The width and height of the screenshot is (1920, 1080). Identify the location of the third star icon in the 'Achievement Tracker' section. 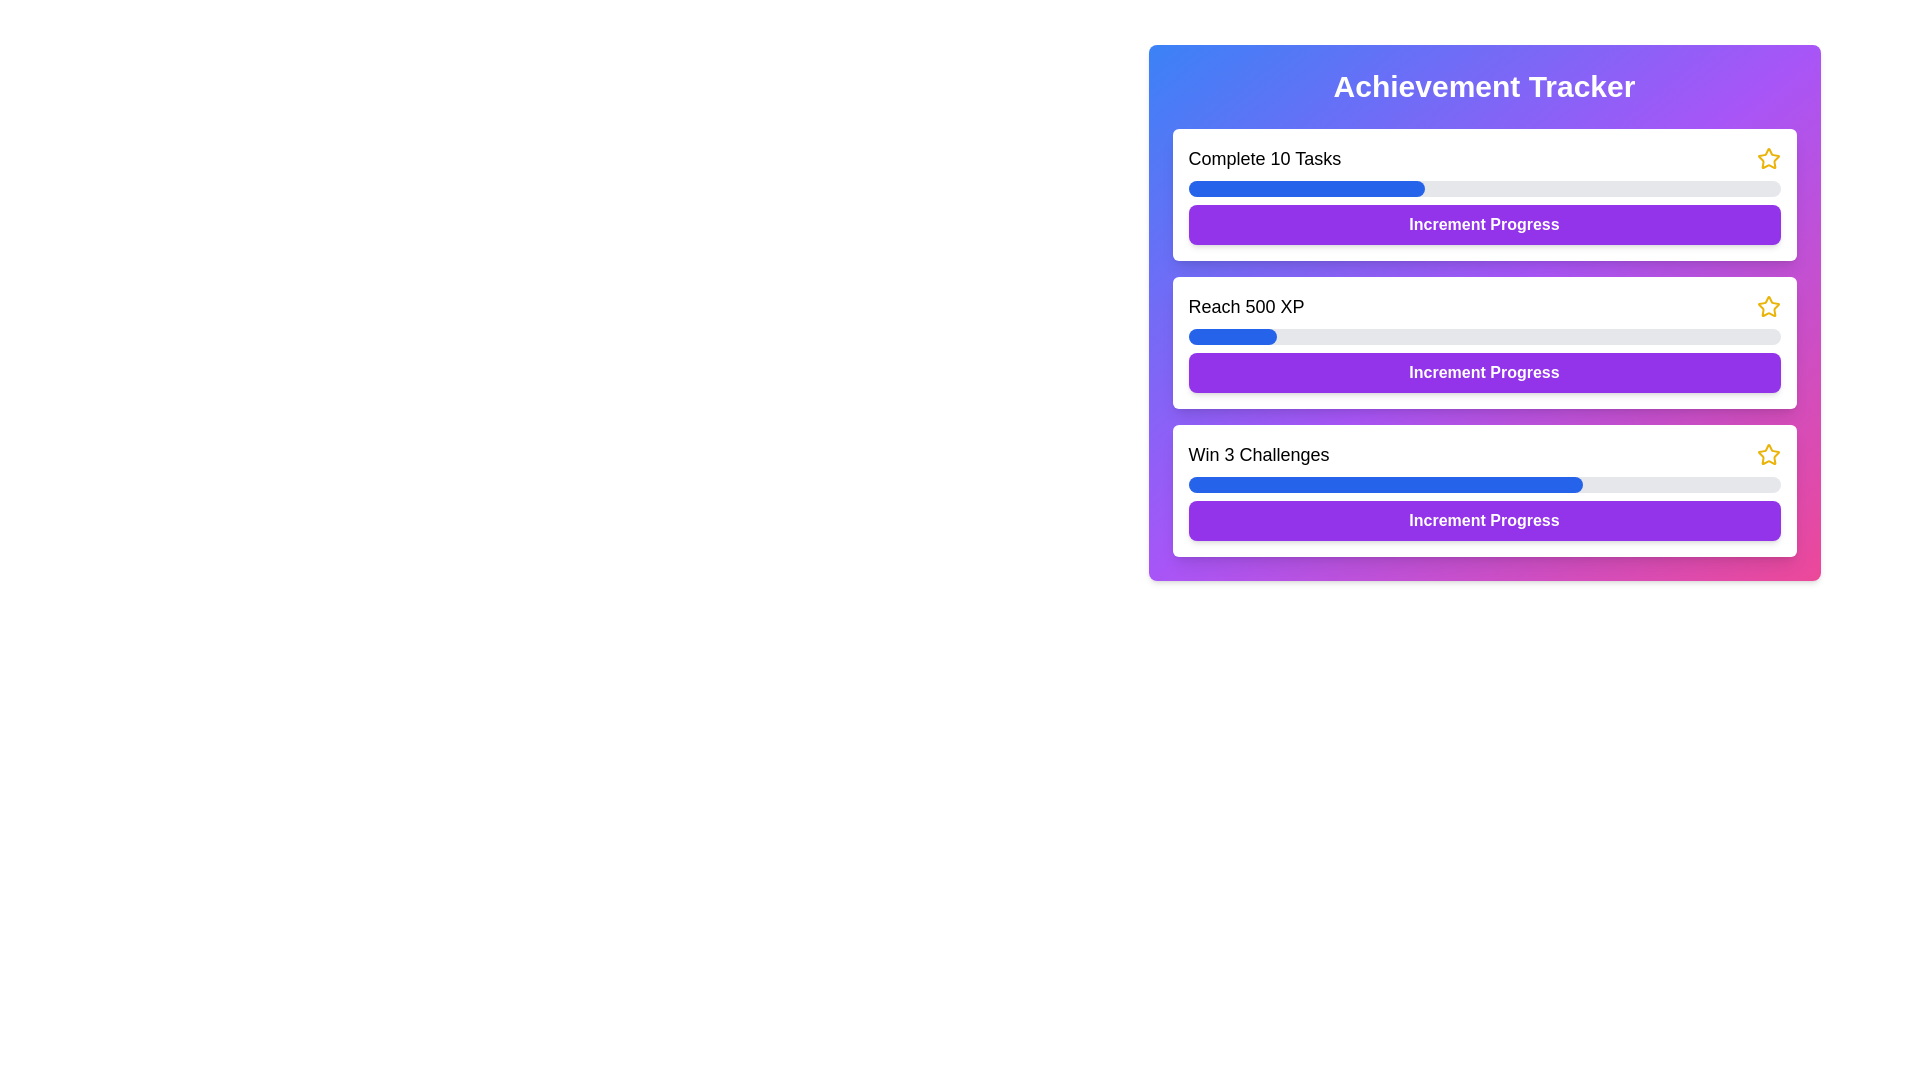
(1768, 455).